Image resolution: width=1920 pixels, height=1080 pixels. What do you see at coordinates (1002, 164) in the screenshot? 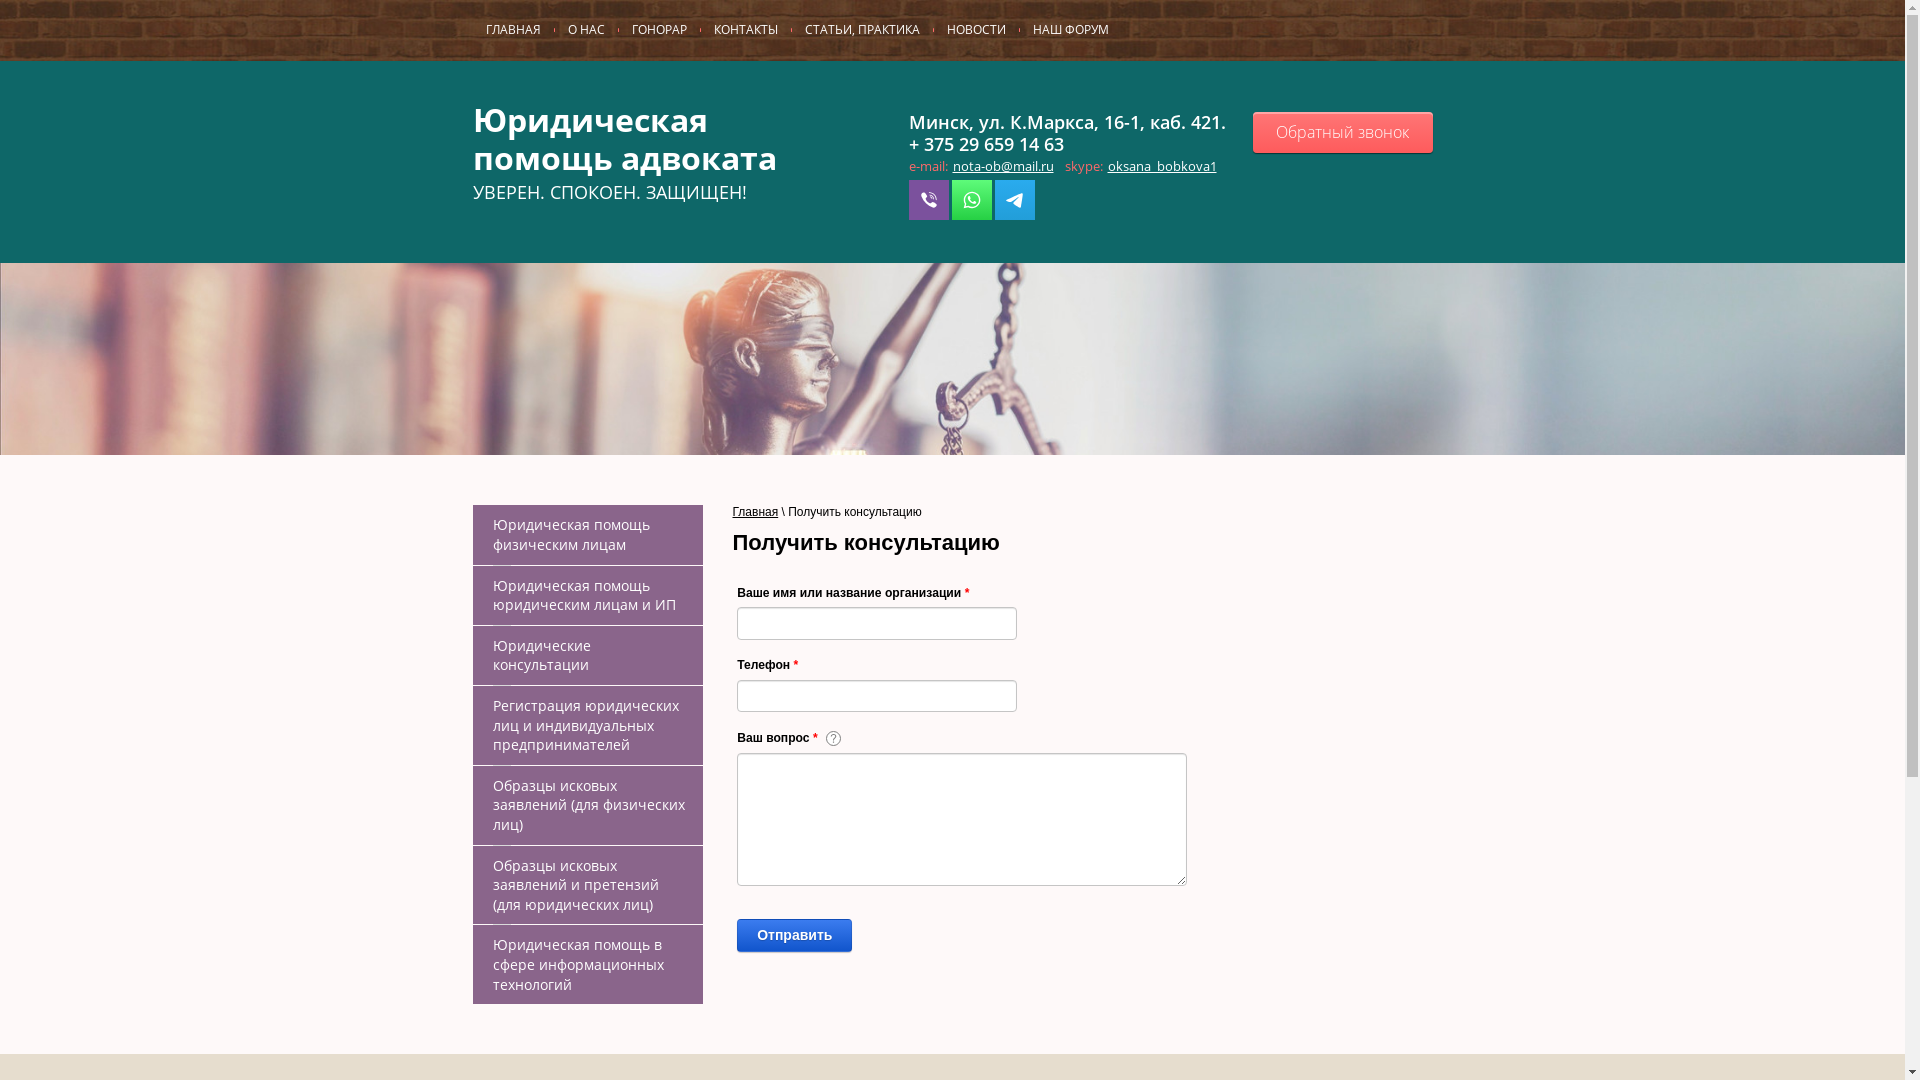
I see `'nota-ob@mail.ru'` at bounding box center [1002, 164].